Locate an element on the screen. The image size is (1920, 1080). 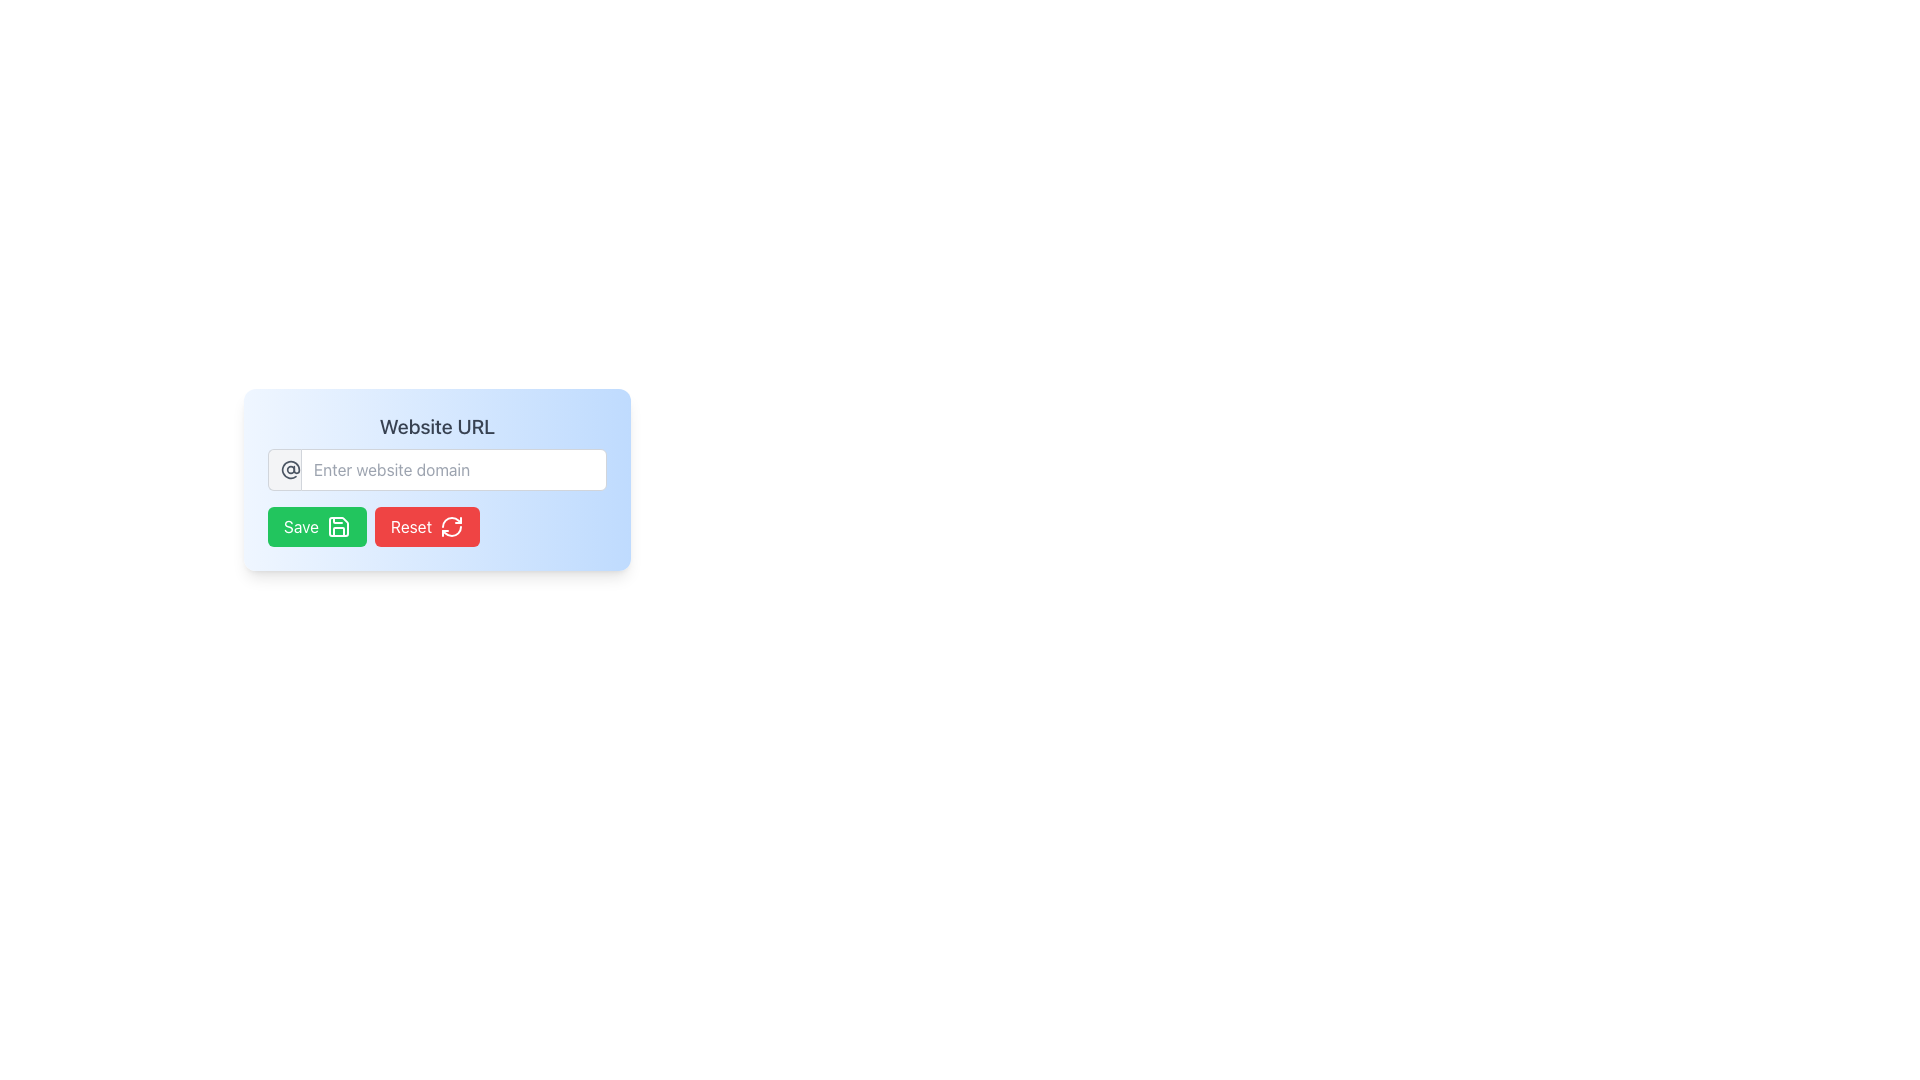
the 'Save' button positioned at the bottom of the form is located at coordinates (316, 526).